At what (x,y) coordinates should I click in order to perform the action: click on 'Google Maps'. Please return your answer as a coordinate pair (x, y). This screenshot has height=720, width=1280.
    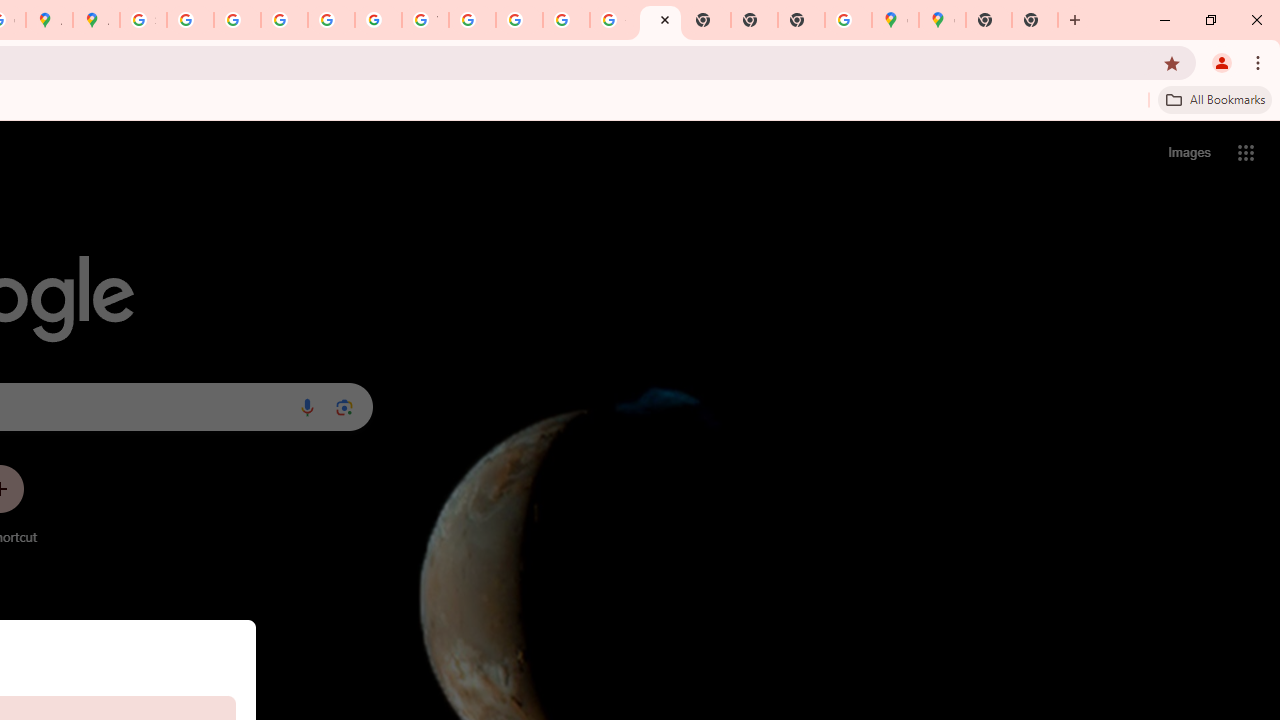
    Looking at the image, I should click on (941, 20).